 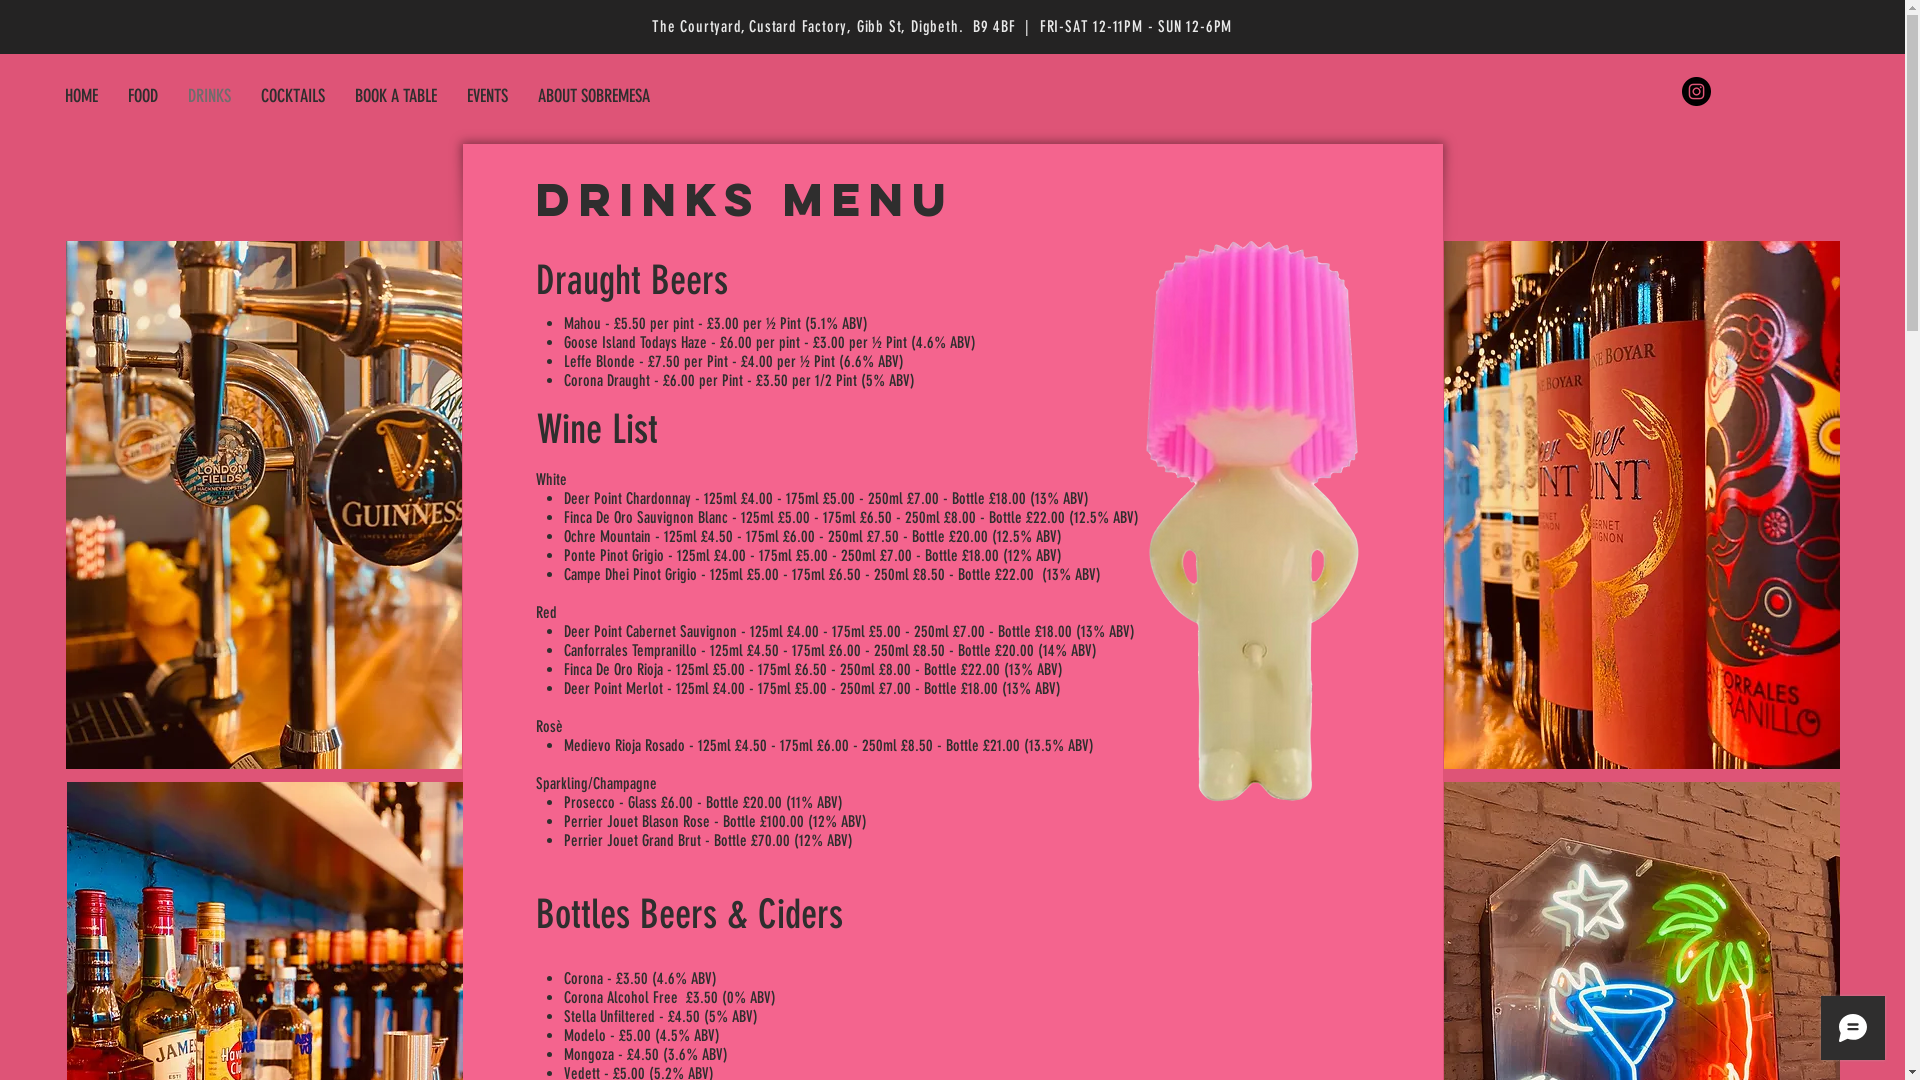 I want to click on 'DRINKS', so click(x=209, y=96).